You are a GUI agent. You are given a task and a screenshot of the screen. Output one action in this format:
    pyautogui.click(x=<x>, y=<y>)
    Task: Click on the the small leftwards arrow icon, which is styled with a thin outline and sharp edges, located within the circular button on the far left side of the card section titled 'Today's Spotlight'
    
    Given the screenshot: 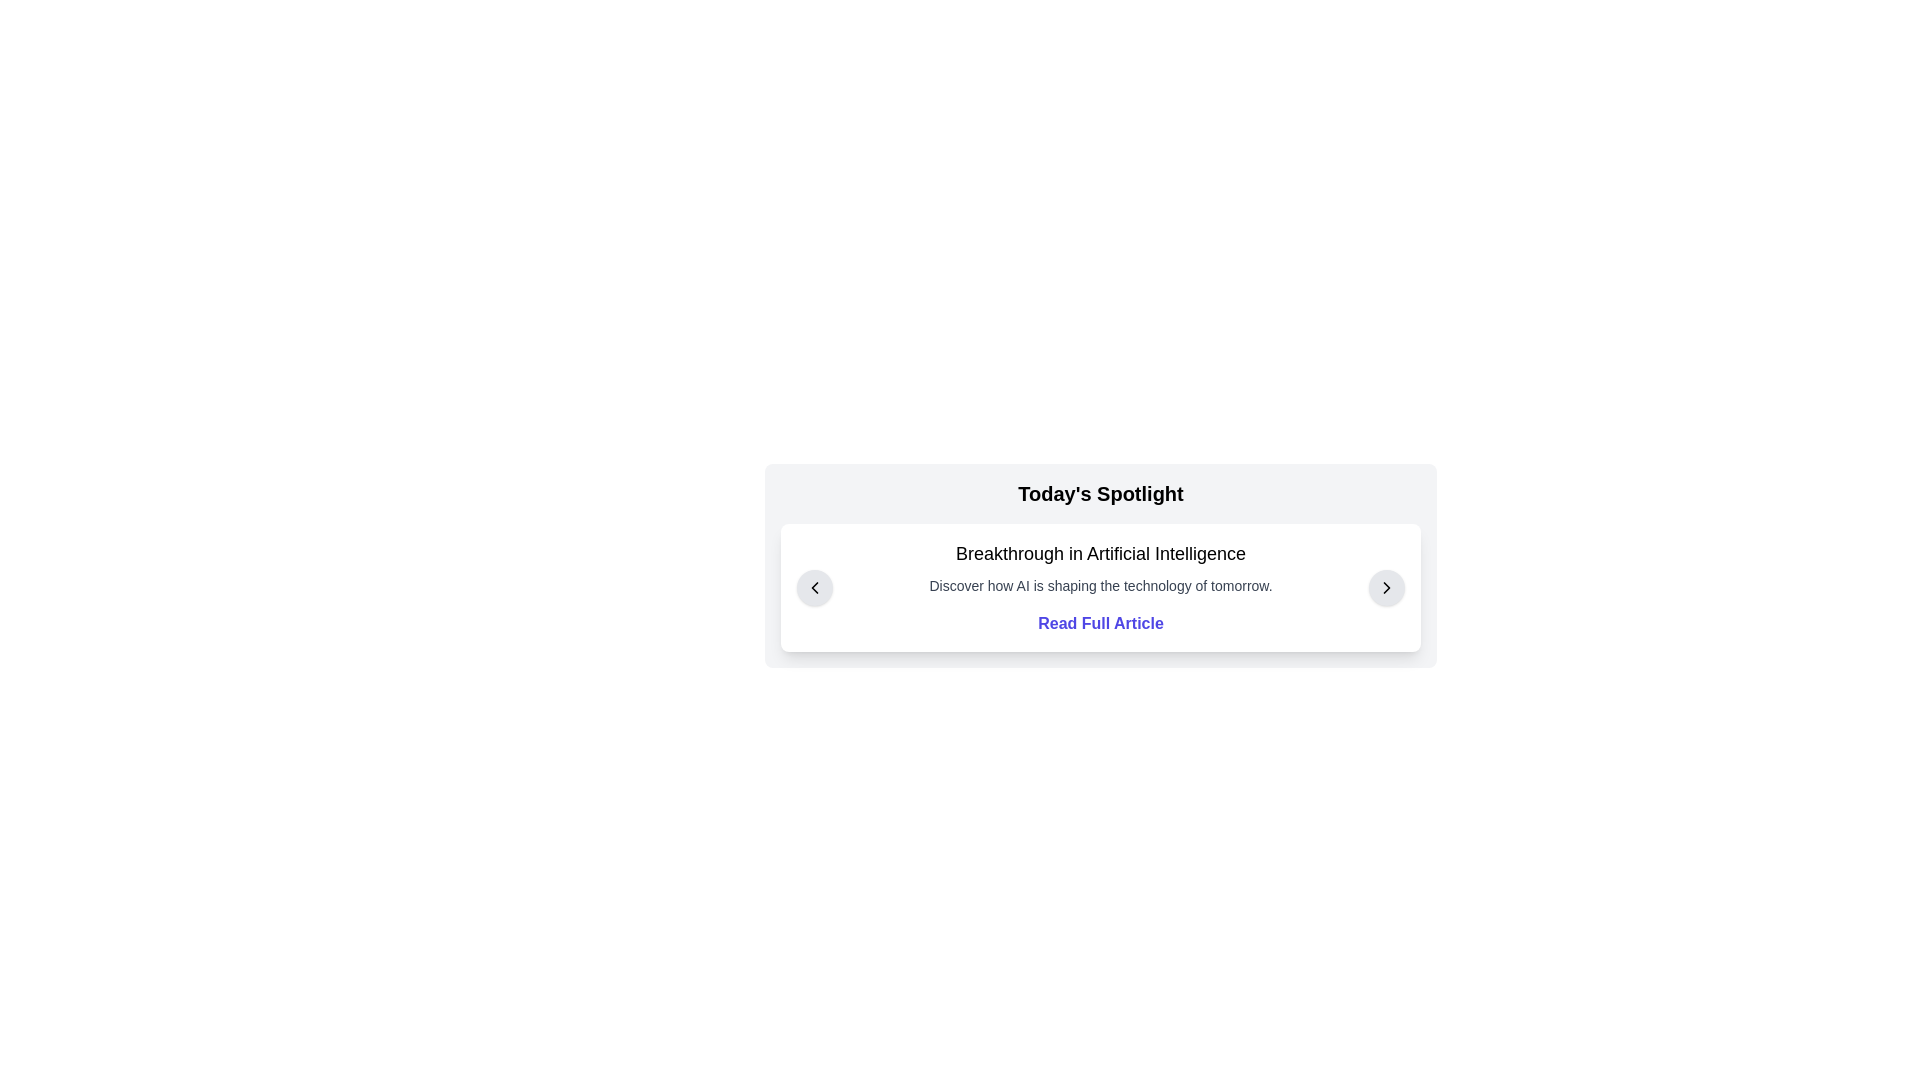 What is the action you would take?
    pyautogui.click(x=815, y=586)
    